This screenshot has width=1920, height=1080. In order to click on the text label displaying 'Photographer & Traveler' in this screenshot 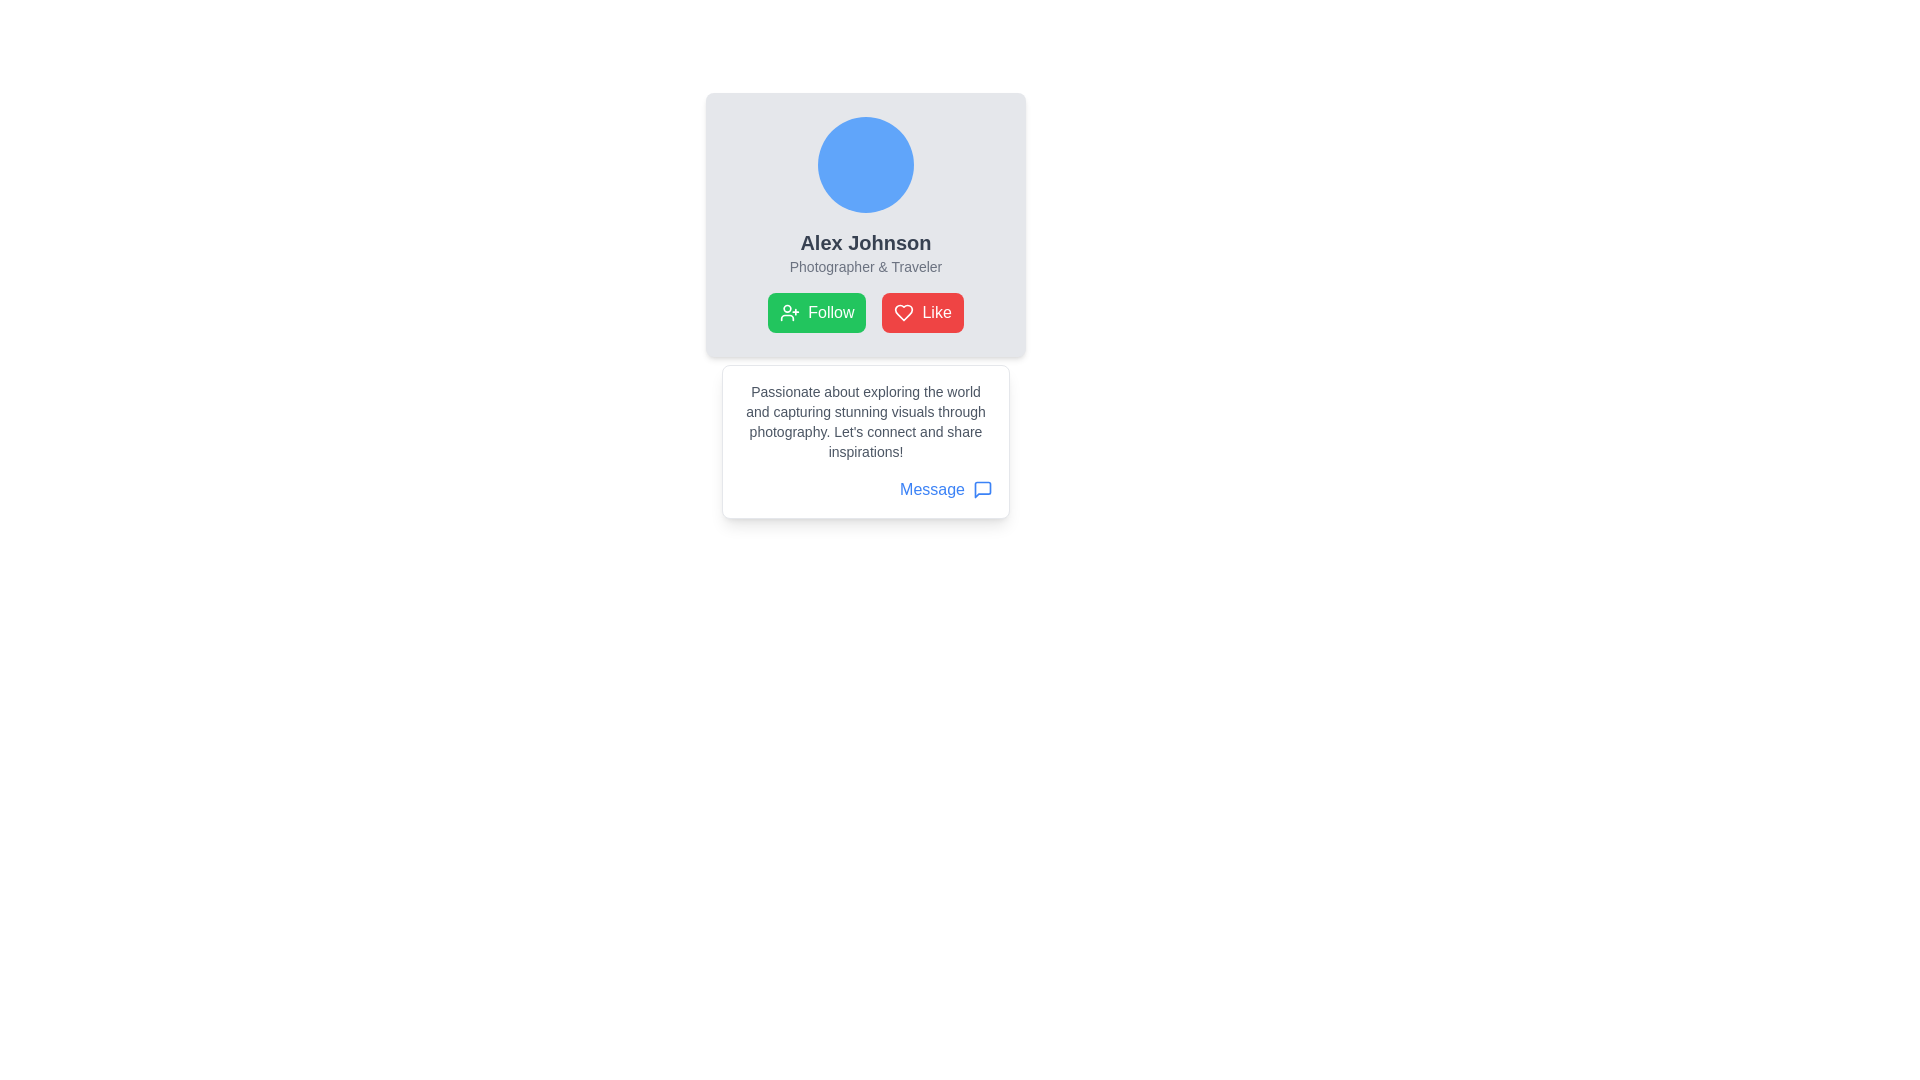, I will do `click(865, 265)`.